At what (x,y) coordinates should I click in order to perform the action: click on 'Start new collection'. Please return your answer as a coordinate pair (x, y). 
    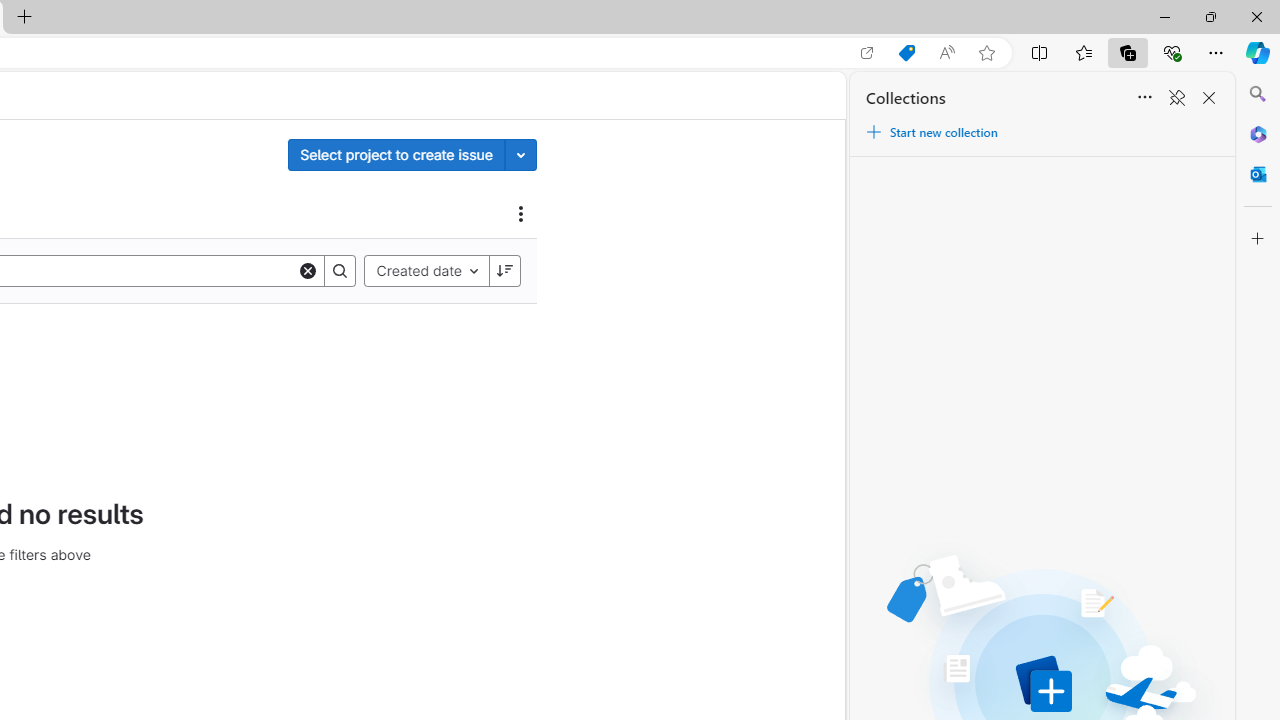
    Looking at the image, I should click on (930, 132).